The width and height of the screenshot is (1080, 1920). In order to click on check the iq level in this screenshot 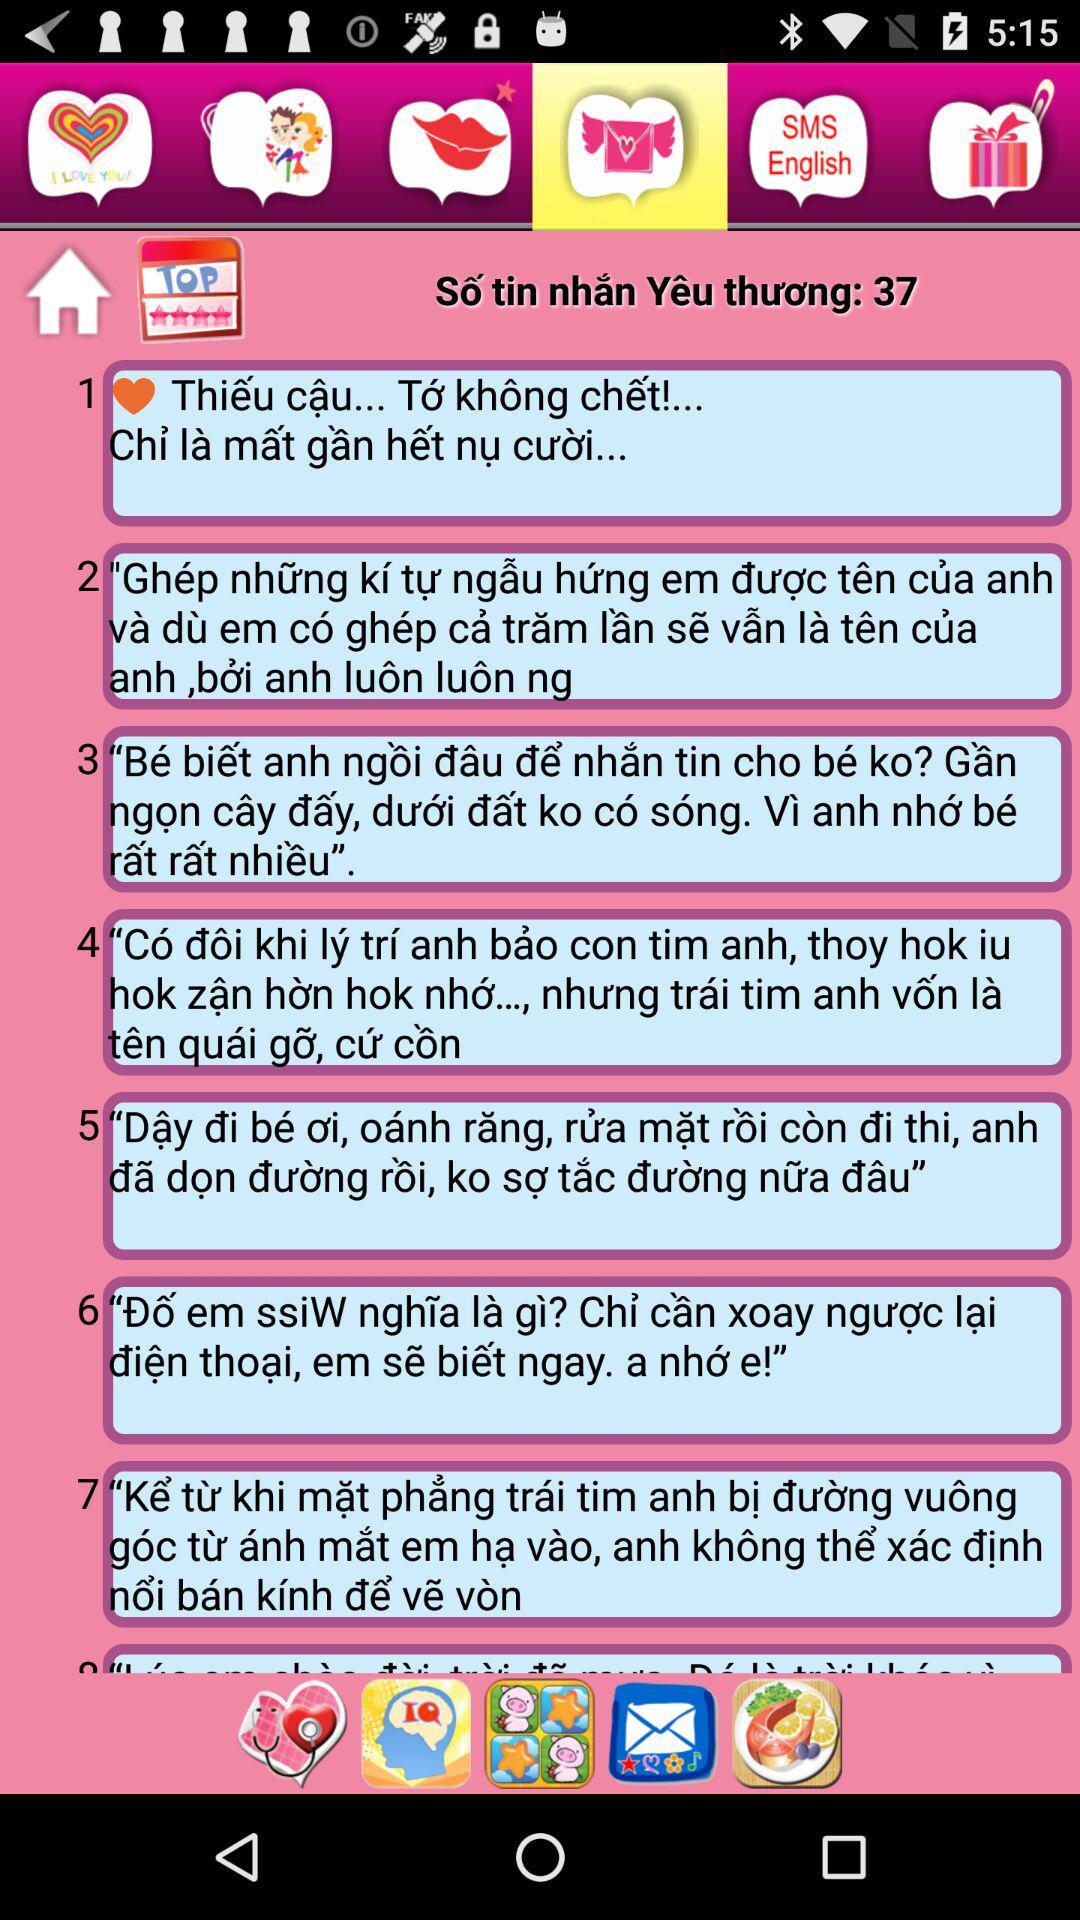, I will do `click(414, 1732)`.